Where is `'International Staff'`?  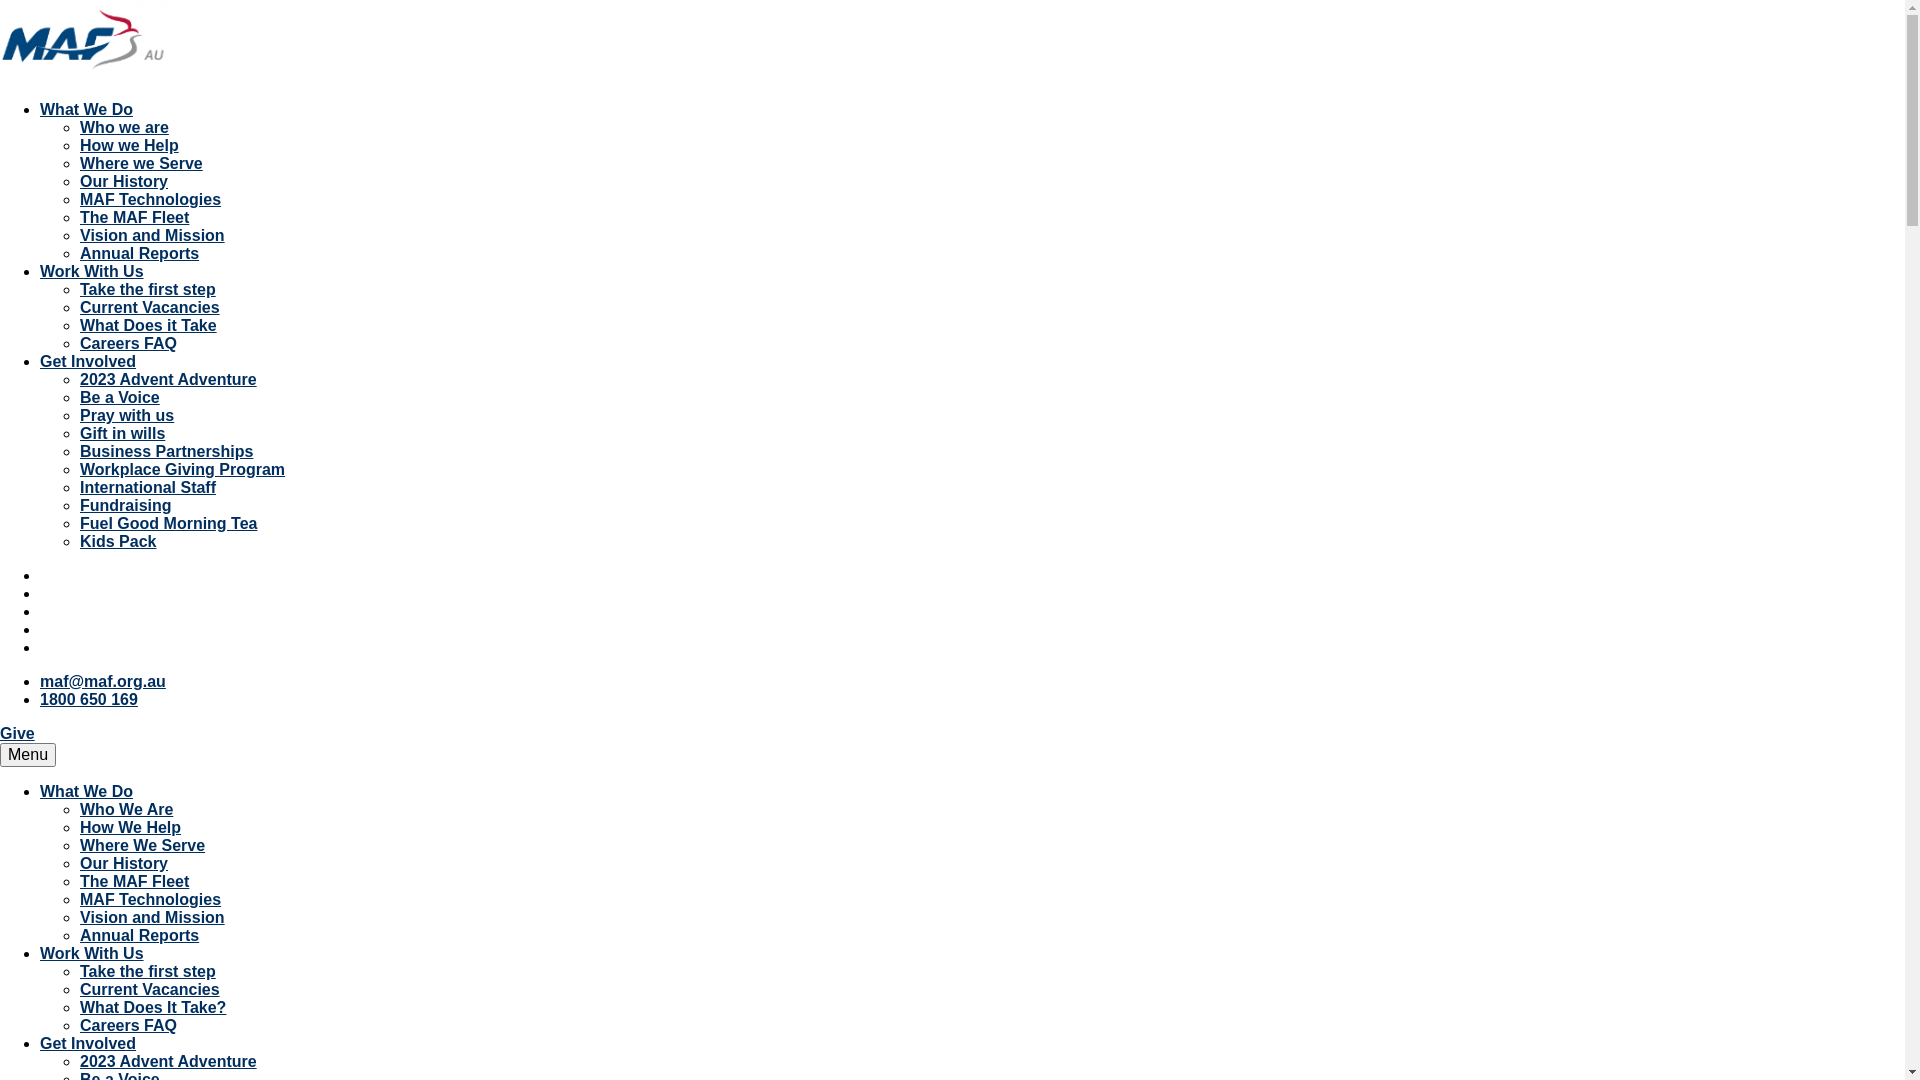
'International Staff' is located at coordinates (147, 487).